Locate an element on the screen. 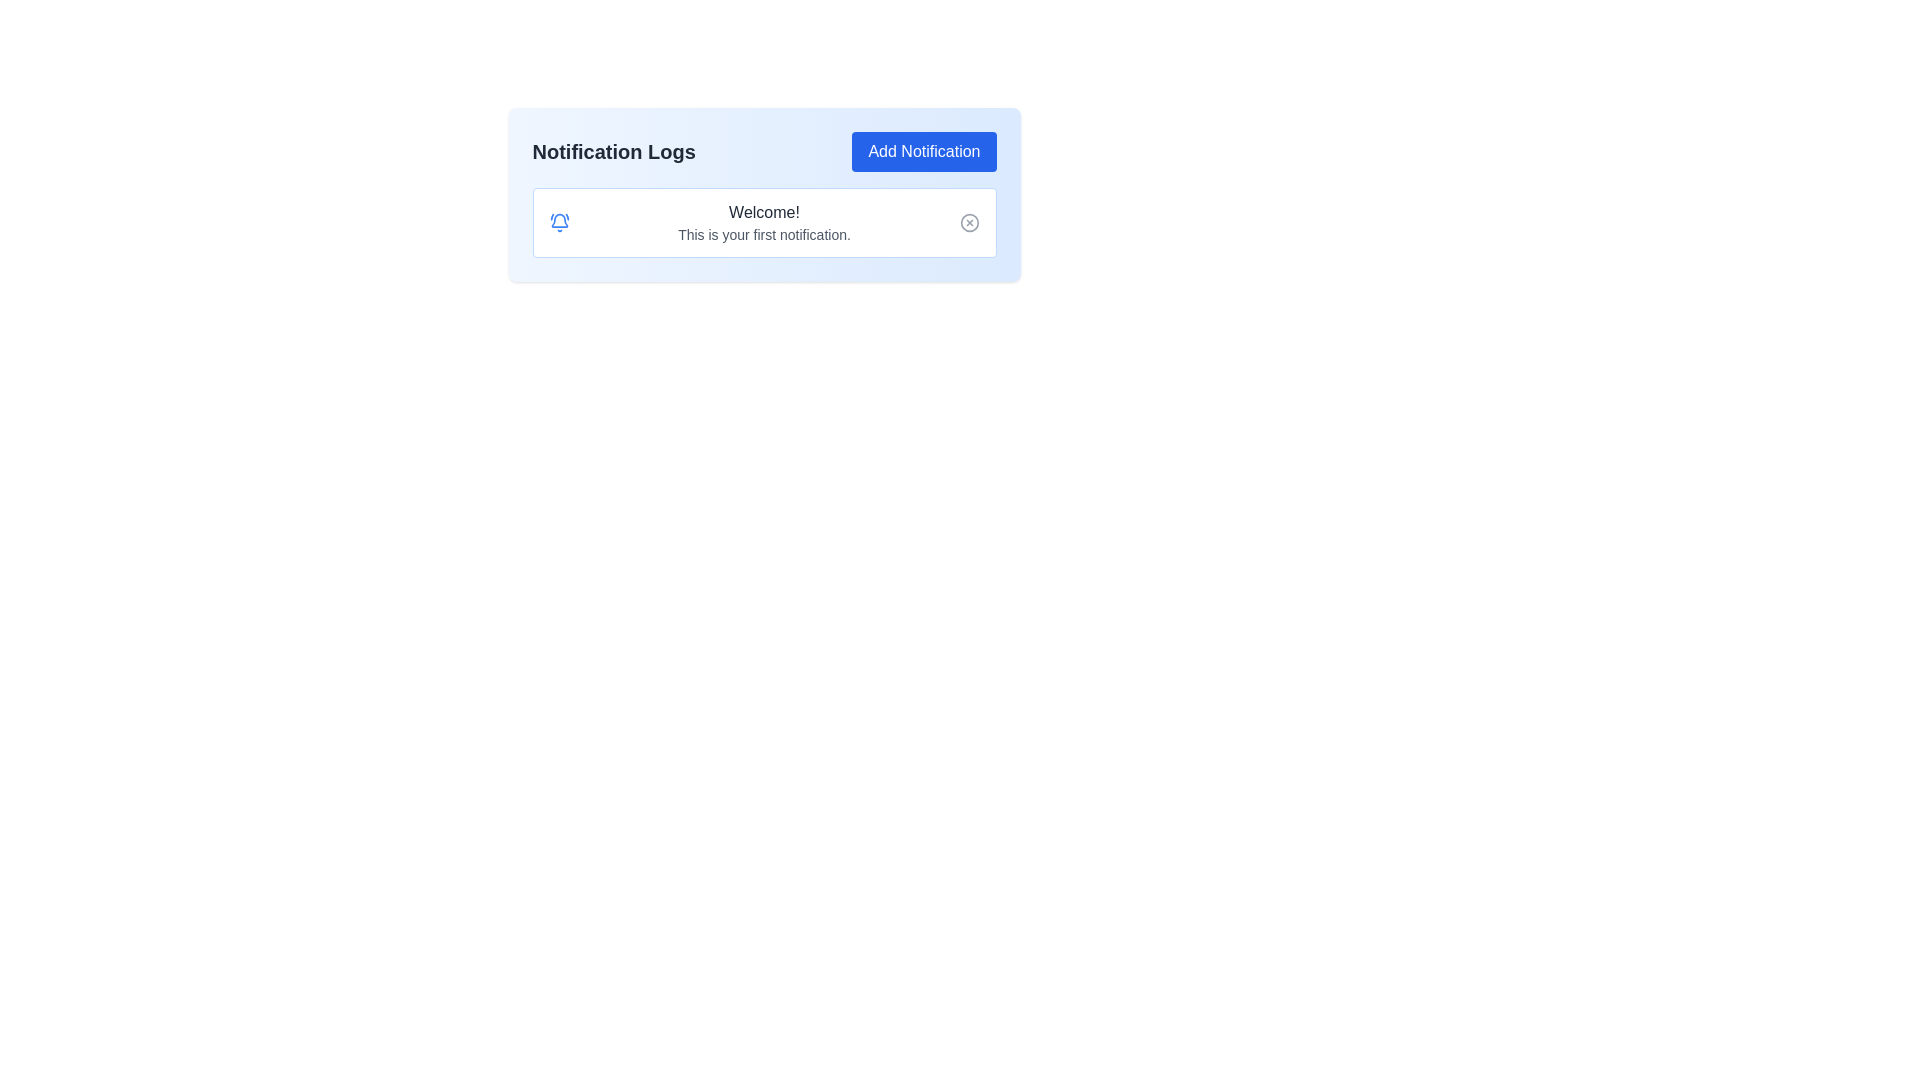 The image size is (1920, 1080). the text label that provides a detailed message related to the title 'Welcome!', positioned below 'Welcome!' in the 'Notification Logs' card is located at coordinates (763, 234).